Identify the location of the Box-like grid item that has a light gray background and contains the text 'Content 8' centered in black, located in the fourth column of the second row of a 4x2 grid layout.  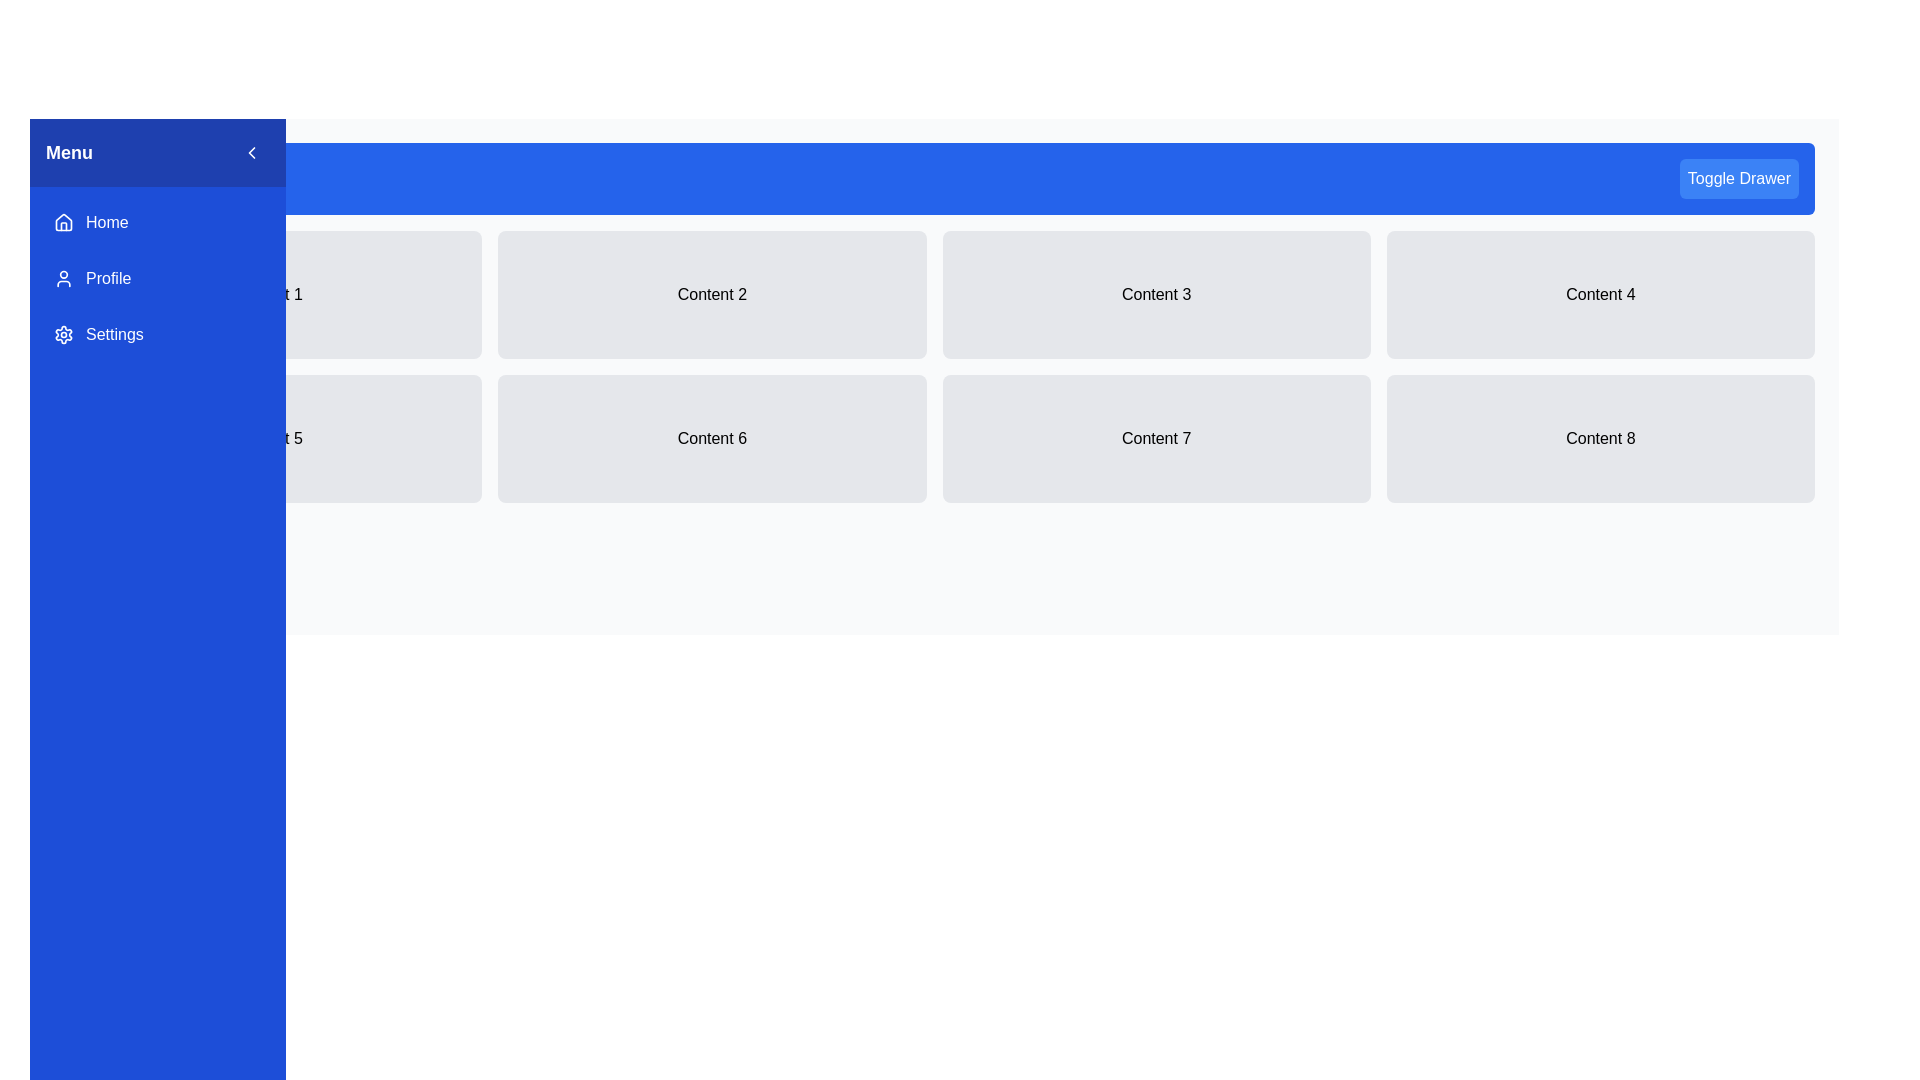
(1600, 438).